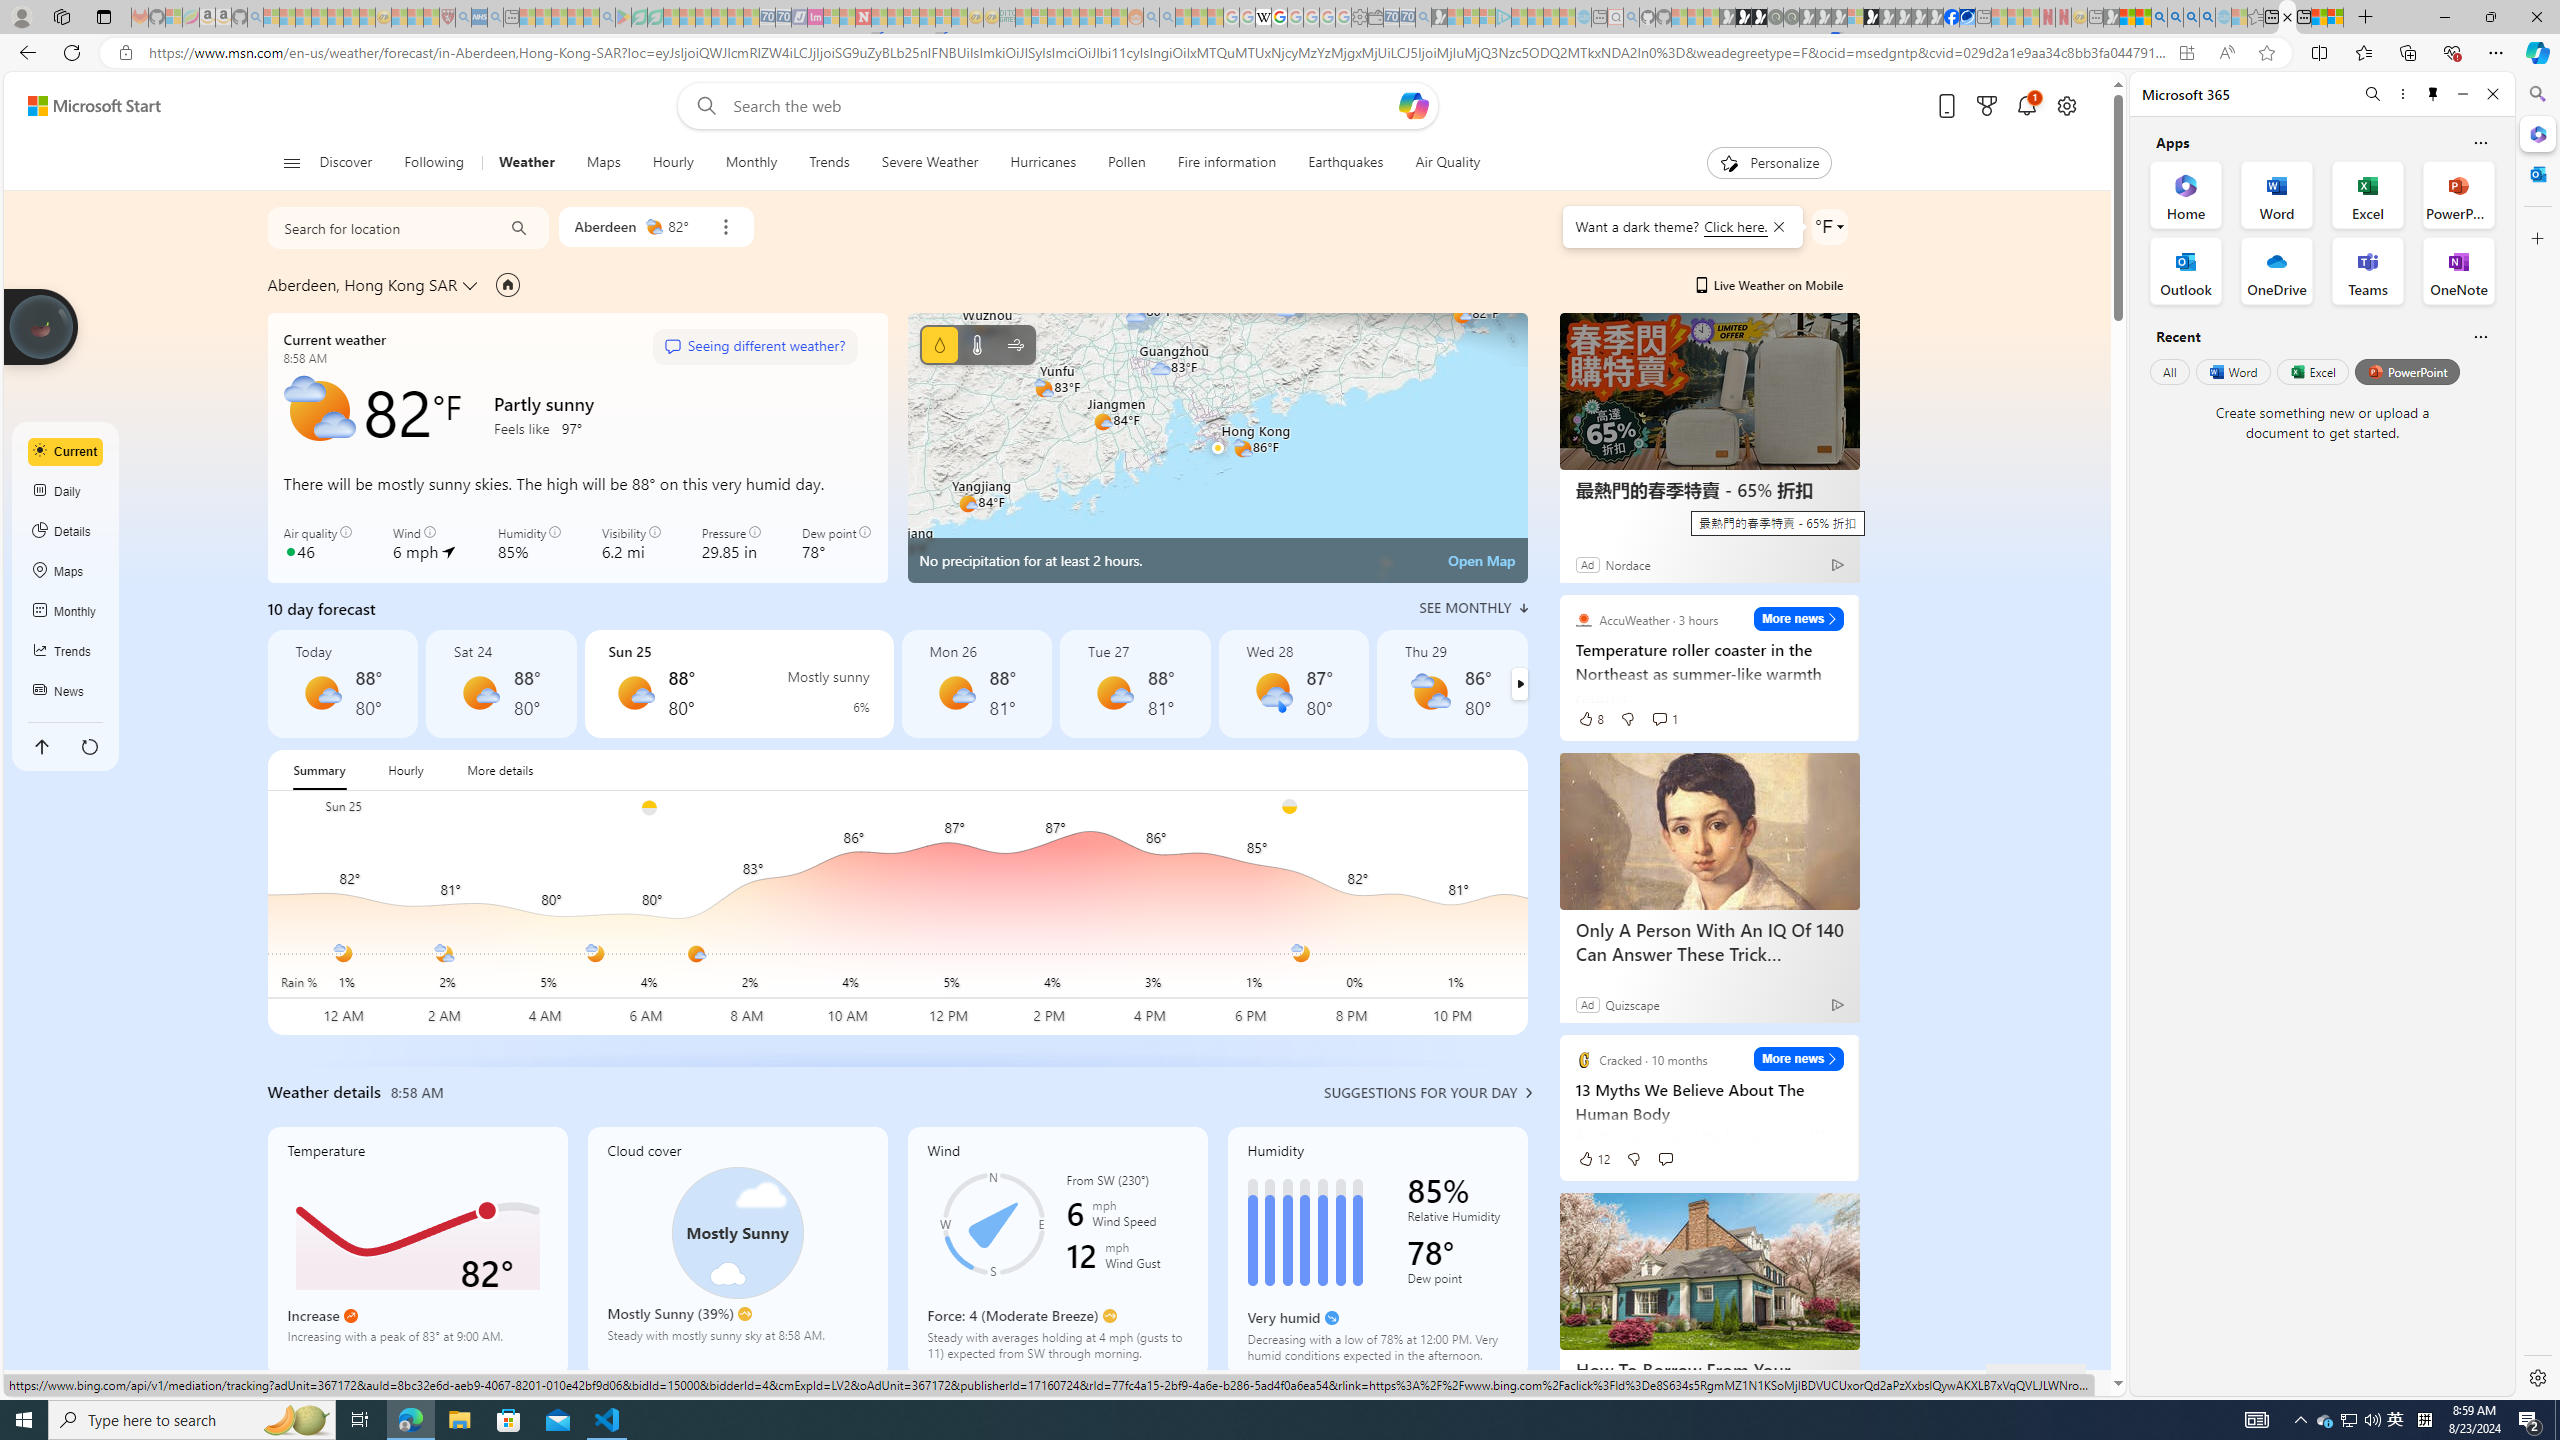  I want to click on 'Earthquakes', so click(1345, 162).